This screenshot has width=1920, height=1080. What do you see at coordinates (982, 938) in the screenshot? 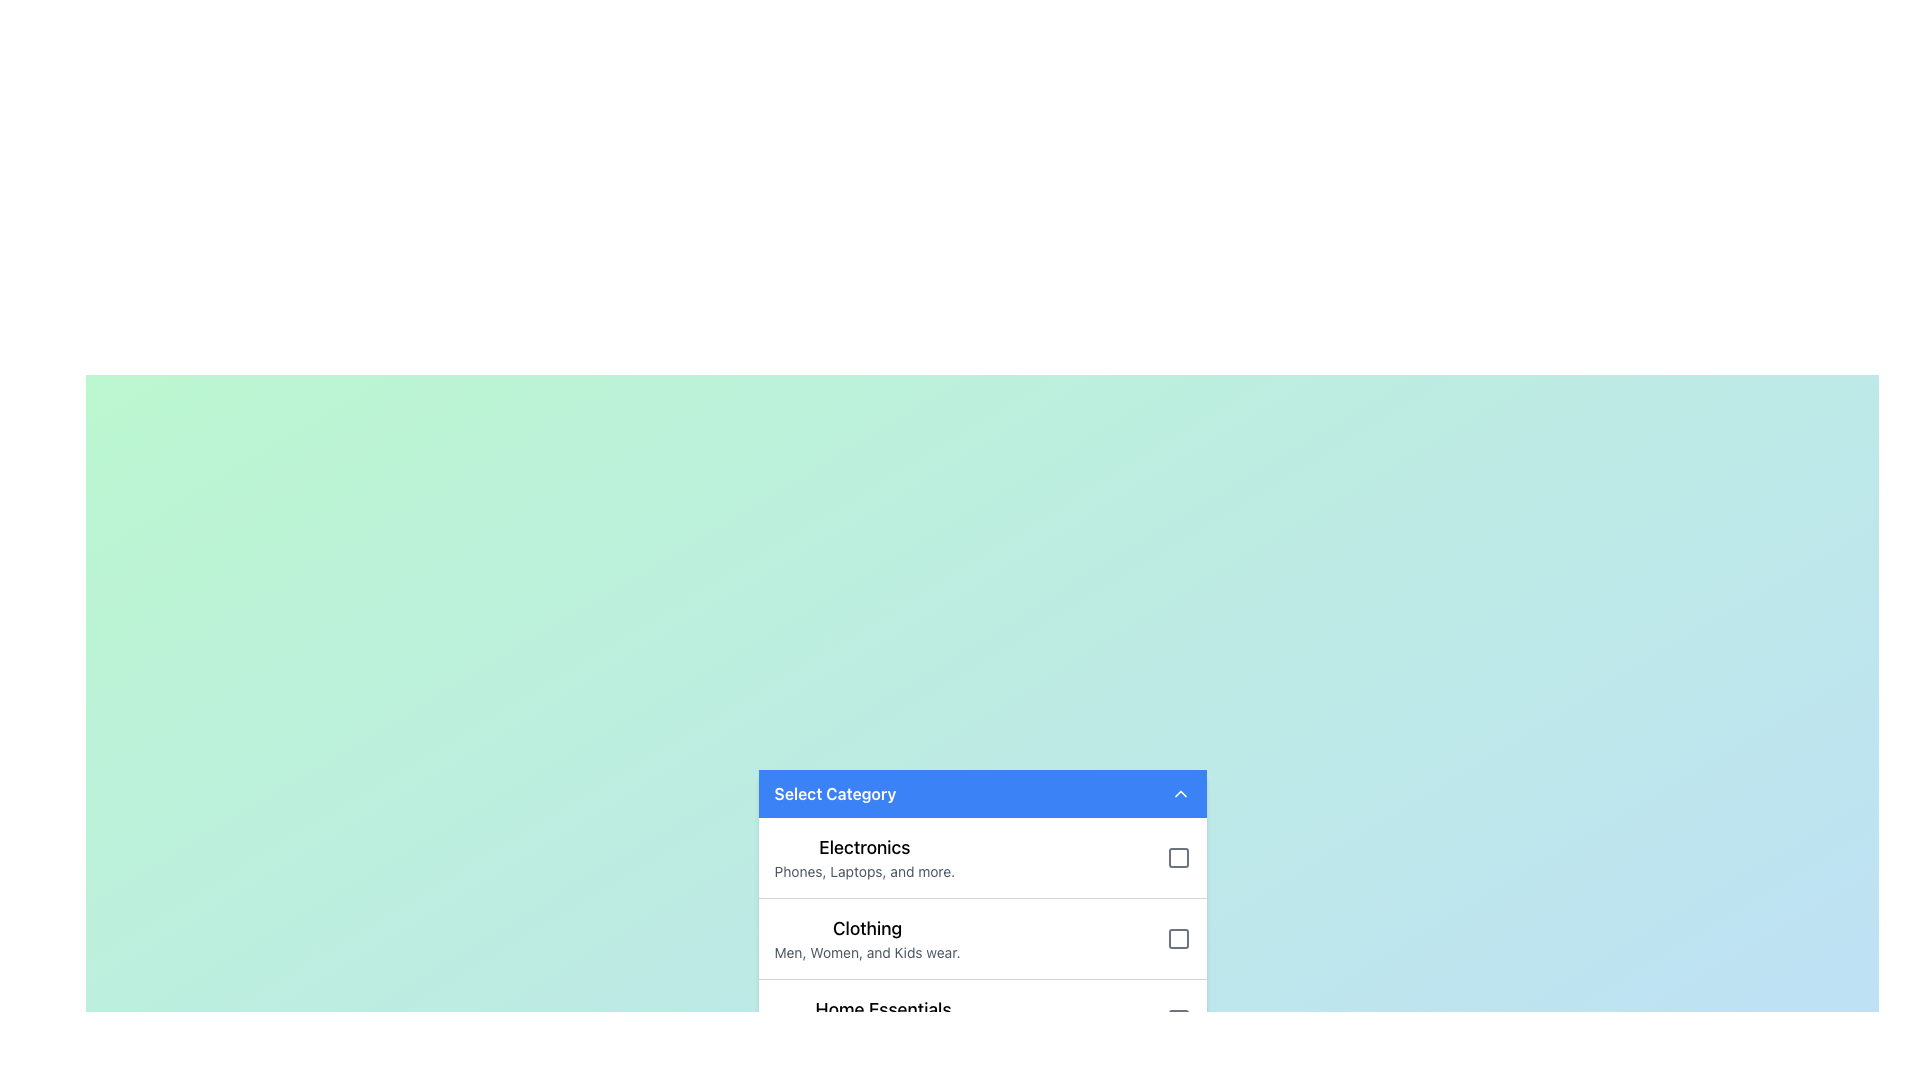
I see `the second category selector for 'Clothing', which includes a title, description, and checkbox, to observe the hover effects` at bounding box center [982, 938].